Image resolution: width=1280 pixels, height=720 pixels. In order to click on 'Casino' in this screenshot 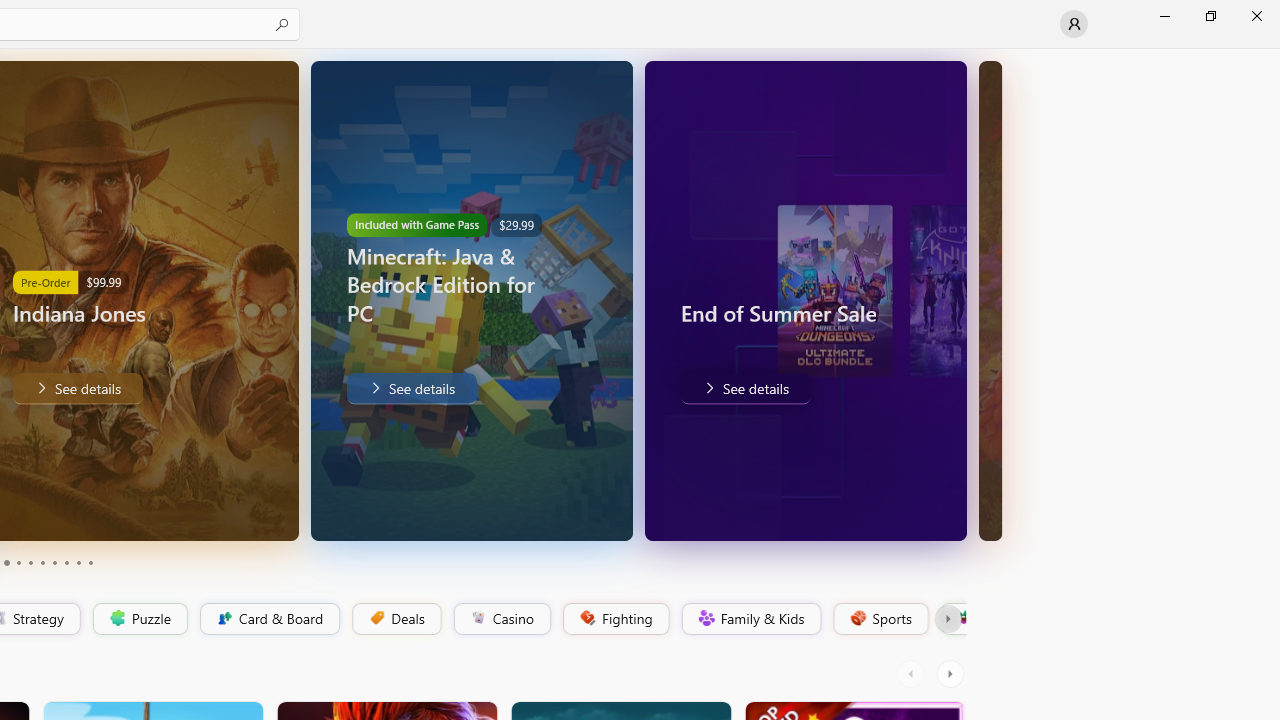, I will do `click(501, 618)`.